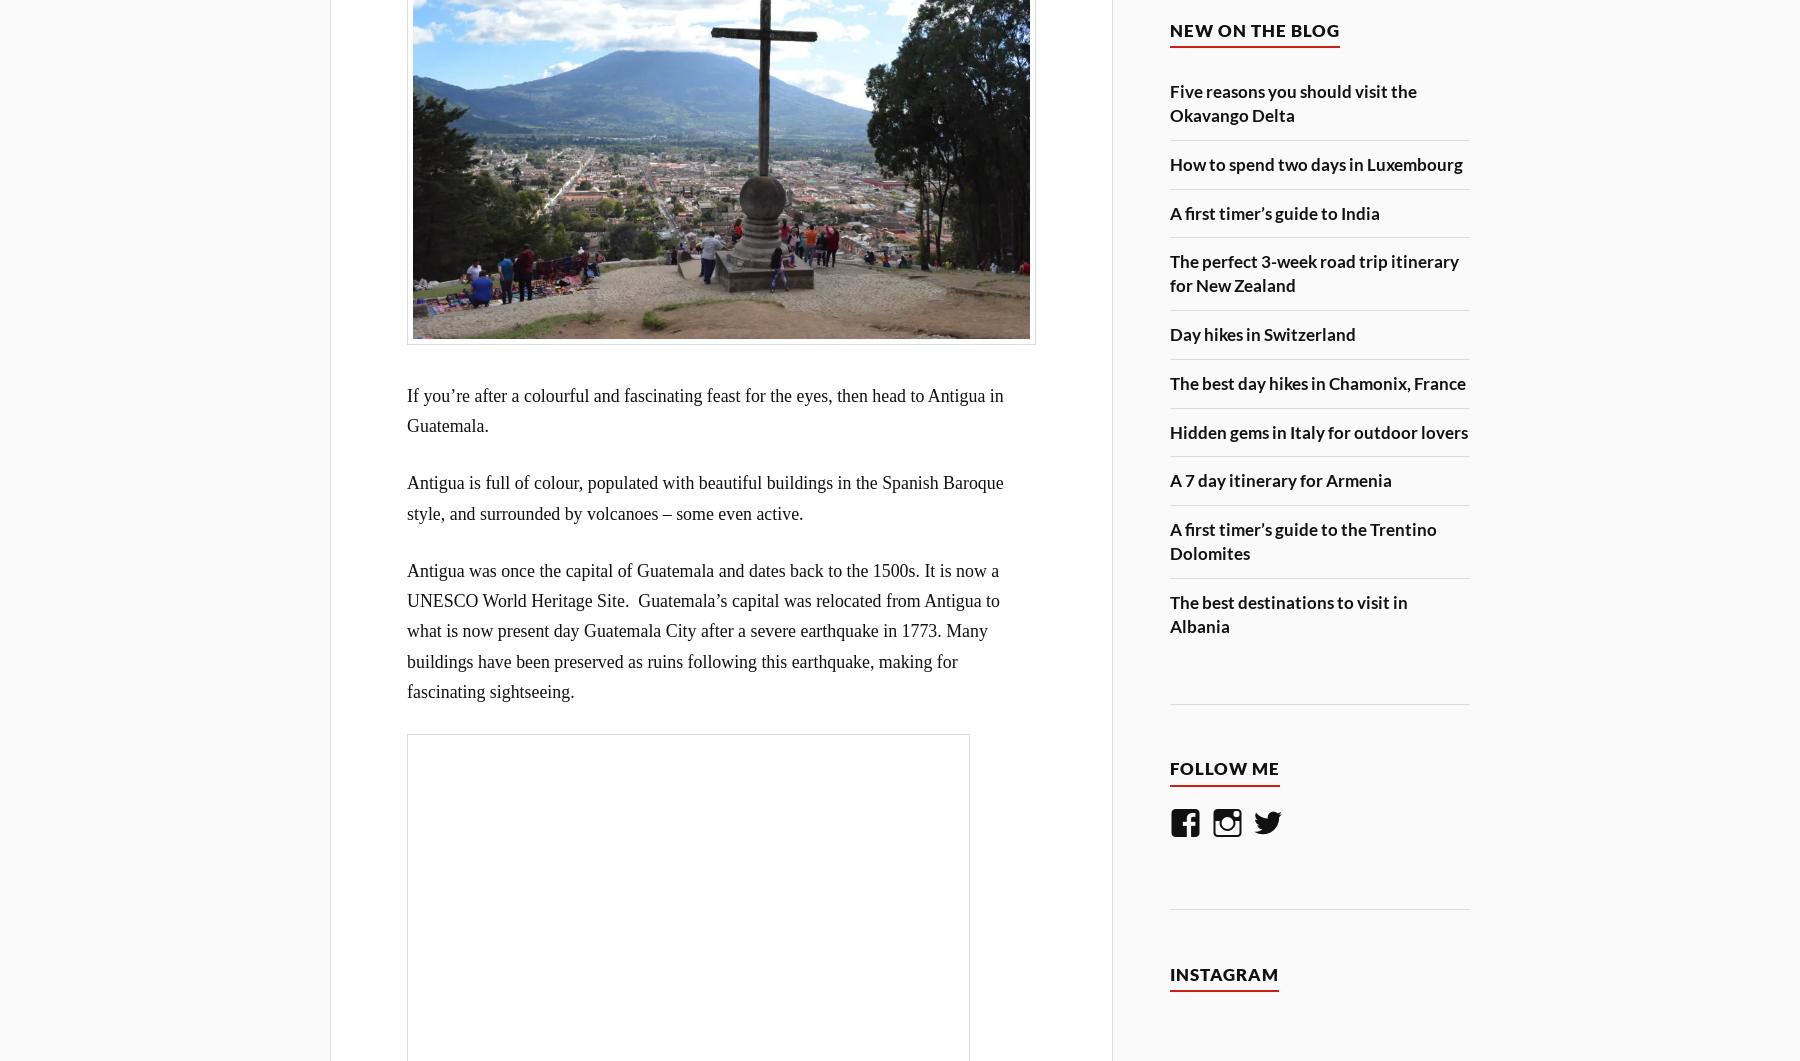 The image size is (1800, 1061). I want to click on 'The perfect 3-week road trip itinerary for New Zealand', so click(1314, 272).